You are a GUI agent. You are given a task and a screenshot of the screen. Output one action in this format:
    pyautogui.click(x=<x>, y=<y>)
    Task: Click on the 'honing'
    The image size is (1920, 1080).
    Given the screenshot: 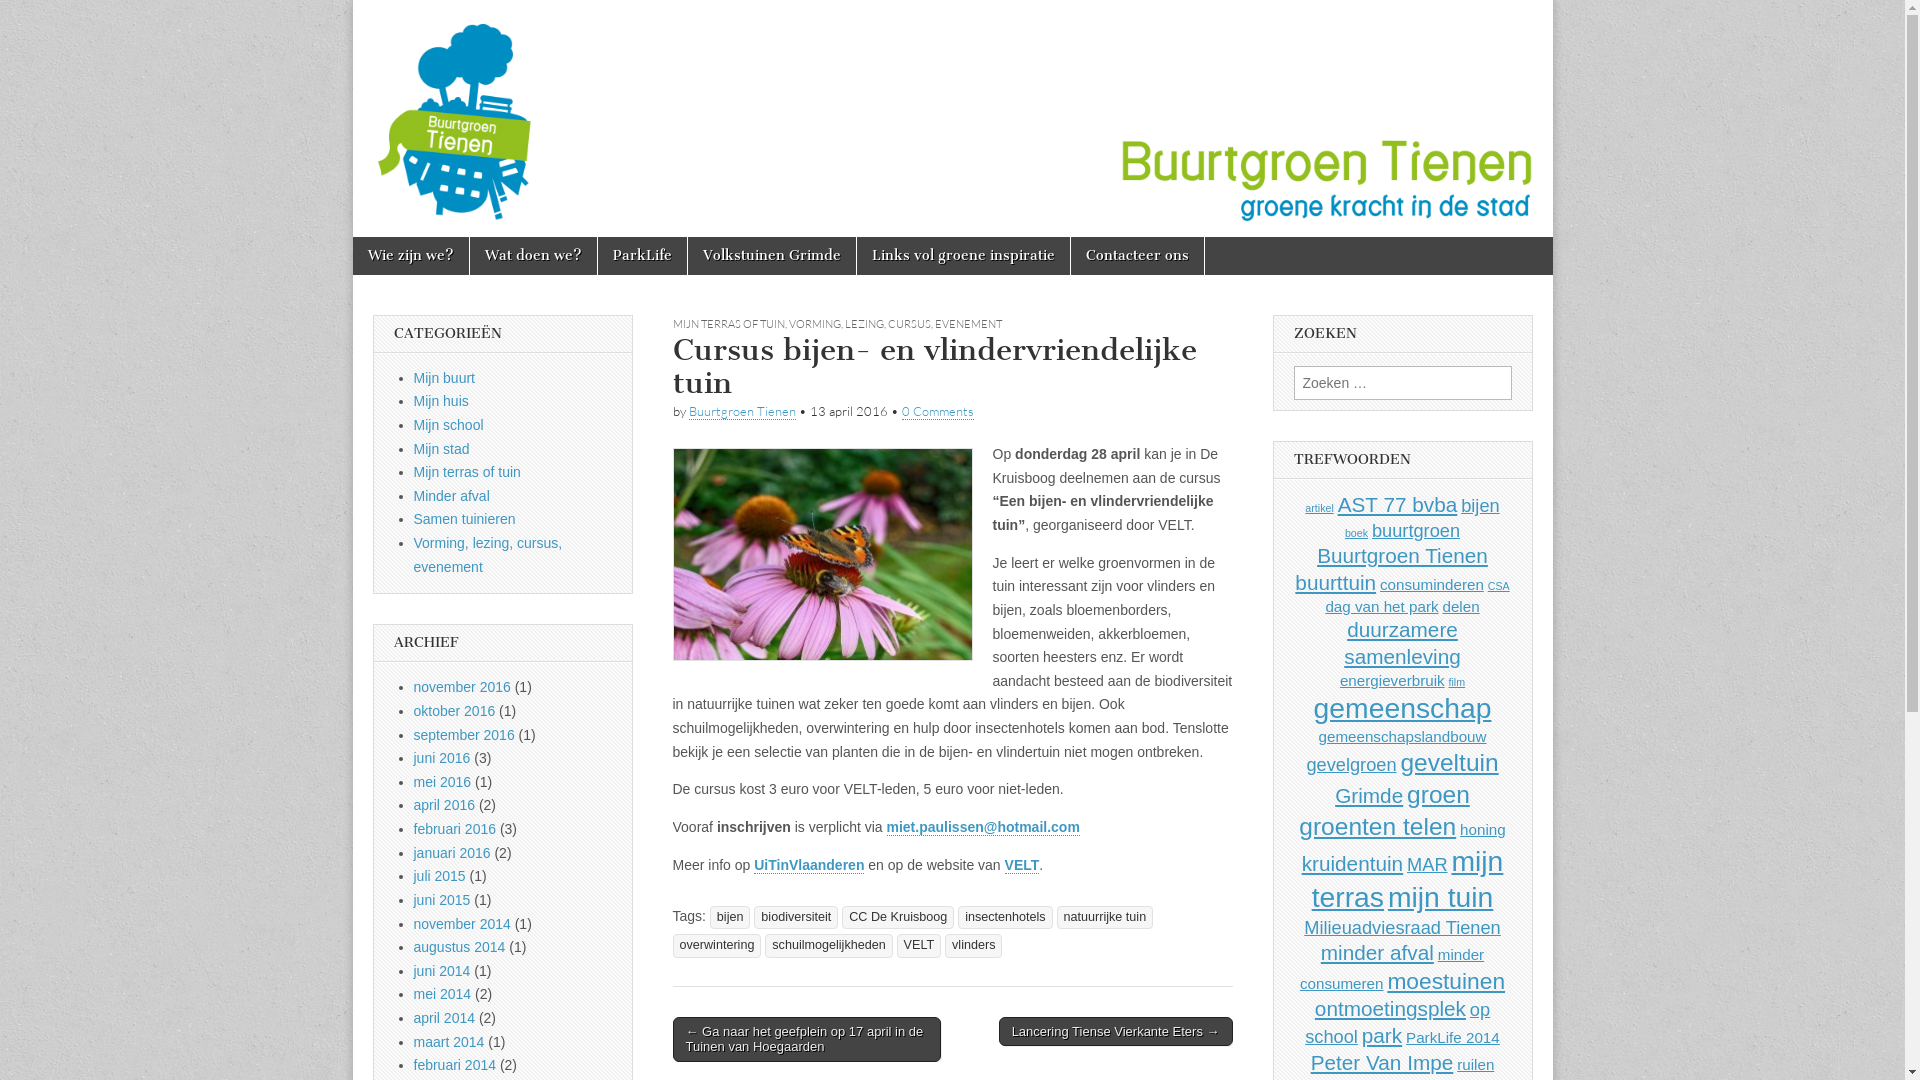 What is the action you would take?
    pyautogui.click(x=1483, y=829)
    